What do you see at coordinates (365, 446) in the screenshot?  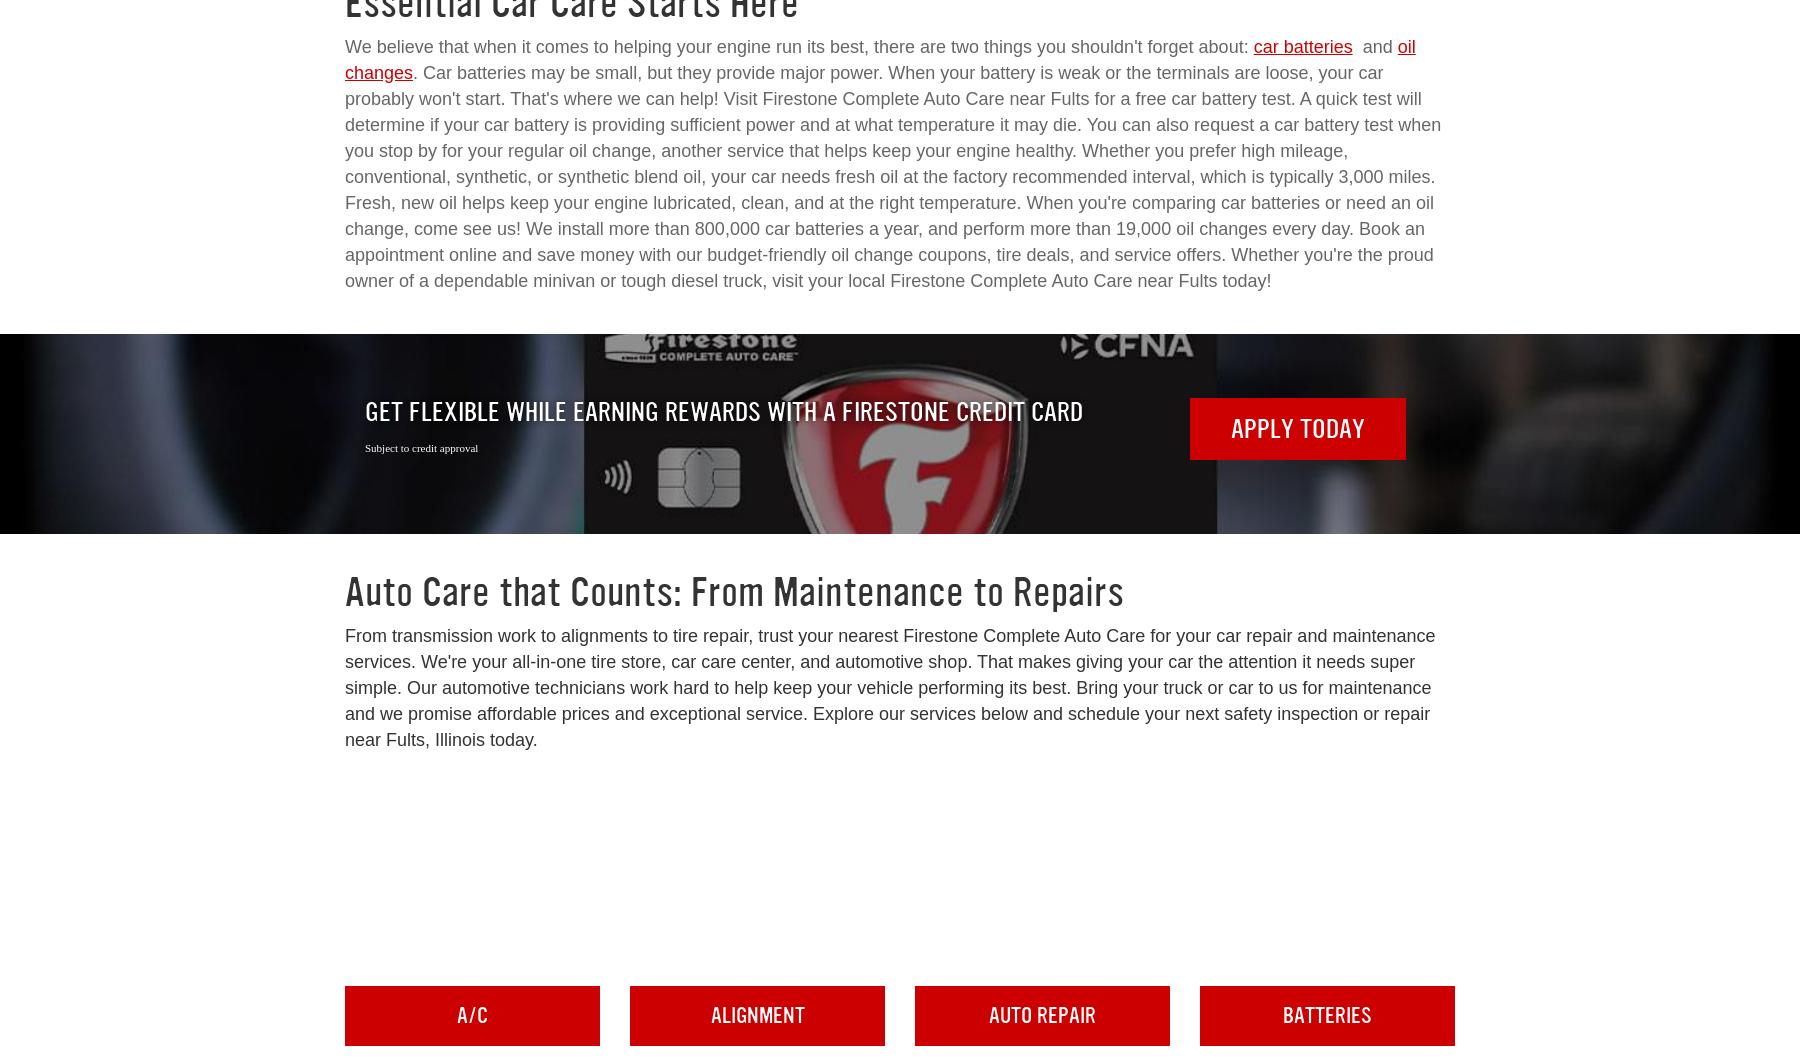 I see `'Subject to credit approval'` at bounding box center [365, 446].